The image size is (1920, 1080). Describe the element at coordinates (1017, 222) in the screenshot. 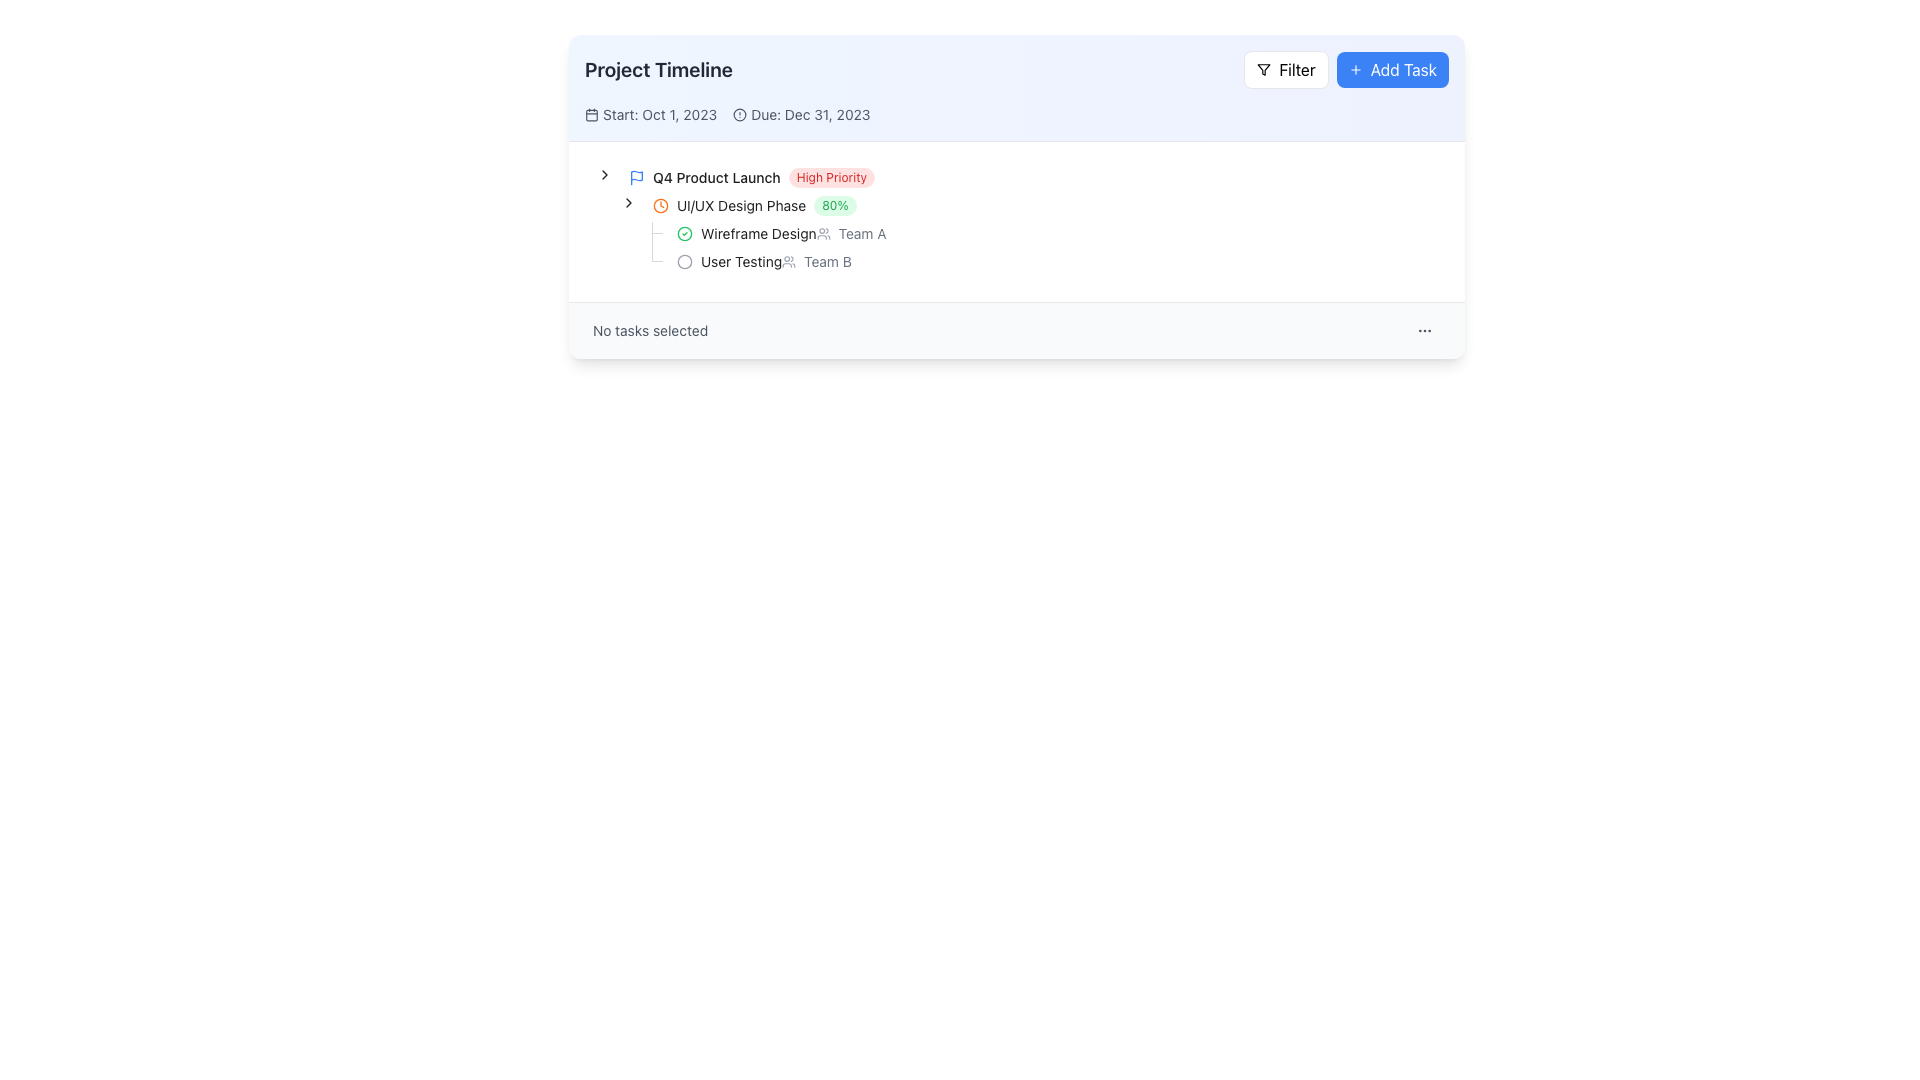

I see `the entries in the multi-line hierarchical tree structure displaying the project plan or timeline for additional information` at that location.